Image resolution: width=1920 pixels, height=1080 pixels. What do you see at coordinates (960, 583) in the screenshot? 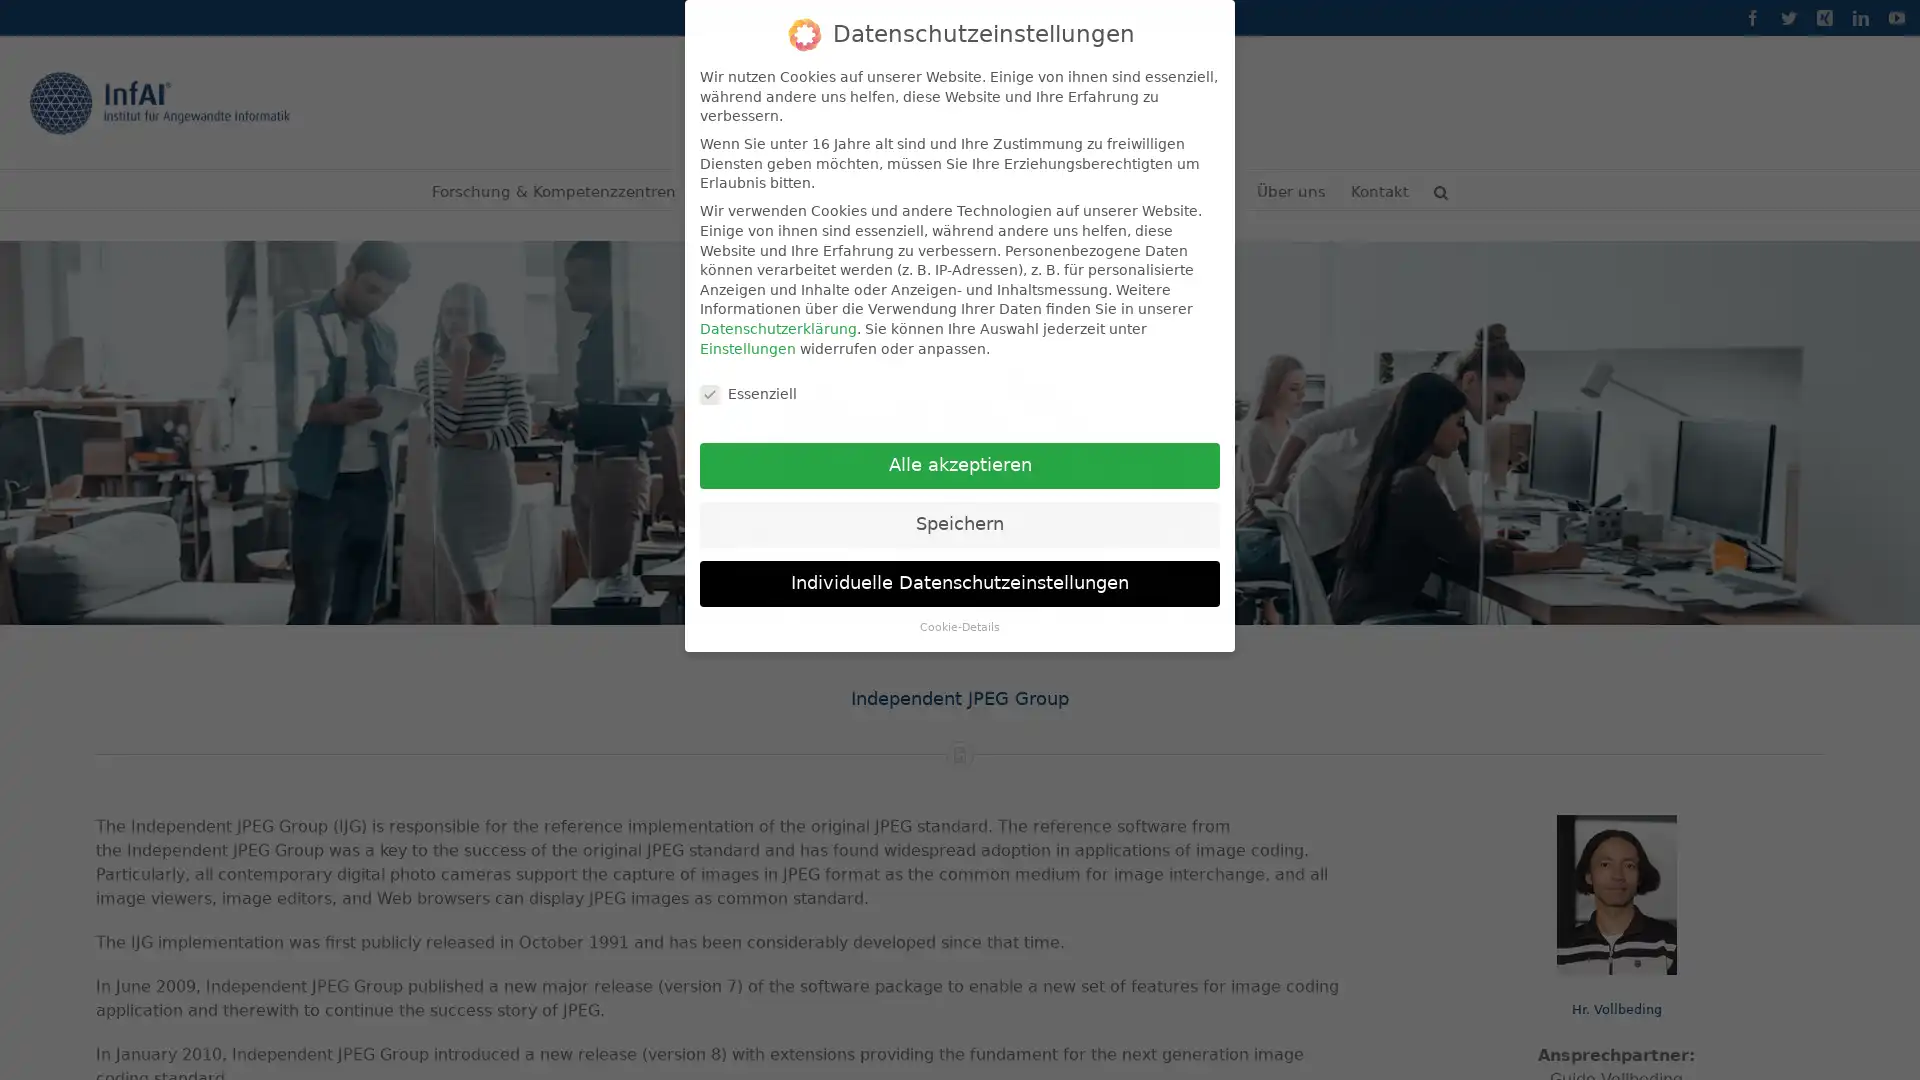
I see `Individuelle Datenschutzeinstellungen` at bounding box center [960, 583].